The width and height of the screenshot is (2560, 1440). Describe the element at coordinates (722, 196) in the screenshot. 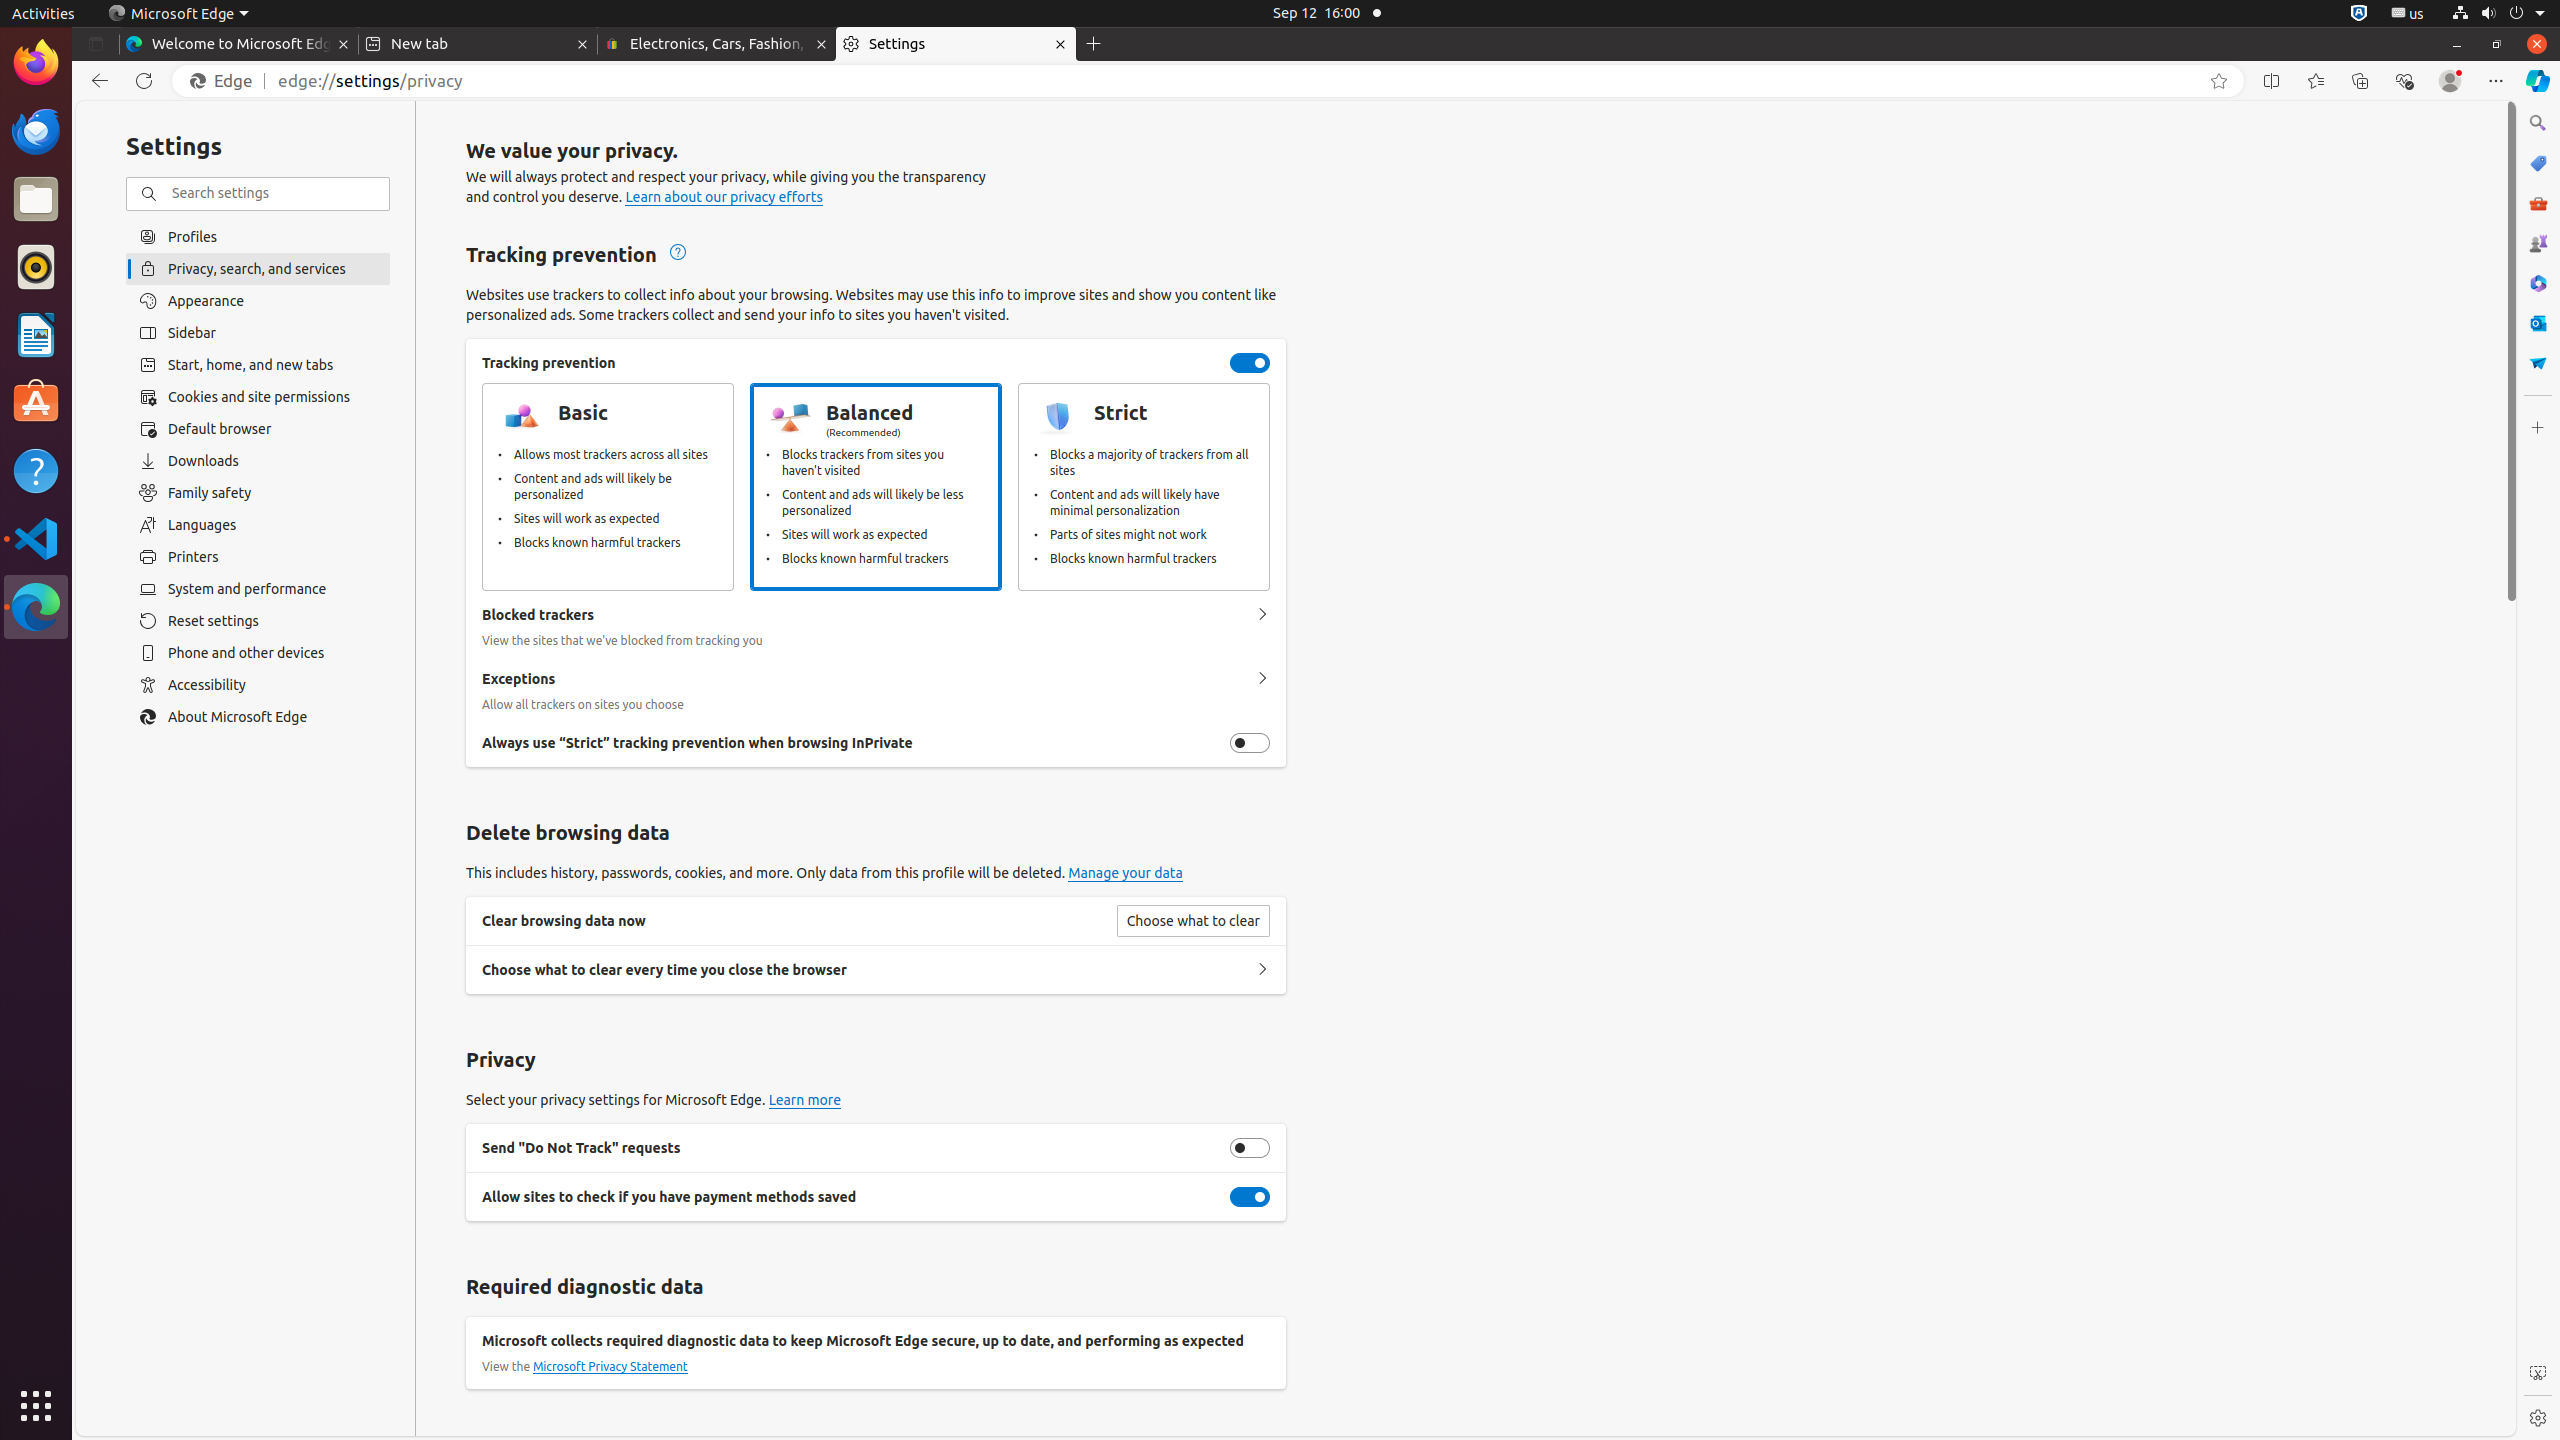

I see `'Learn about our privacy efforts'` at that location.